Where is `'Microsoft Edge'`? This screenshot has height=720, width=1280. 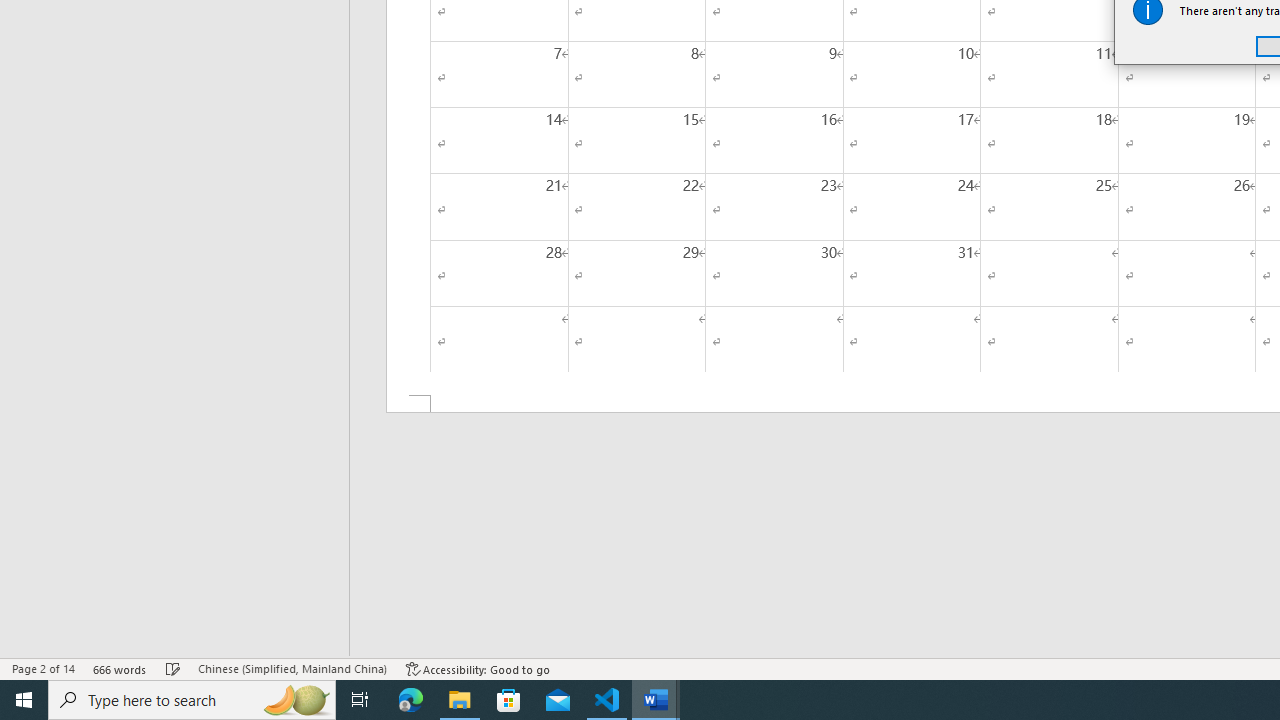
'Microsoft Edge' is located at coordinates (410, 698).